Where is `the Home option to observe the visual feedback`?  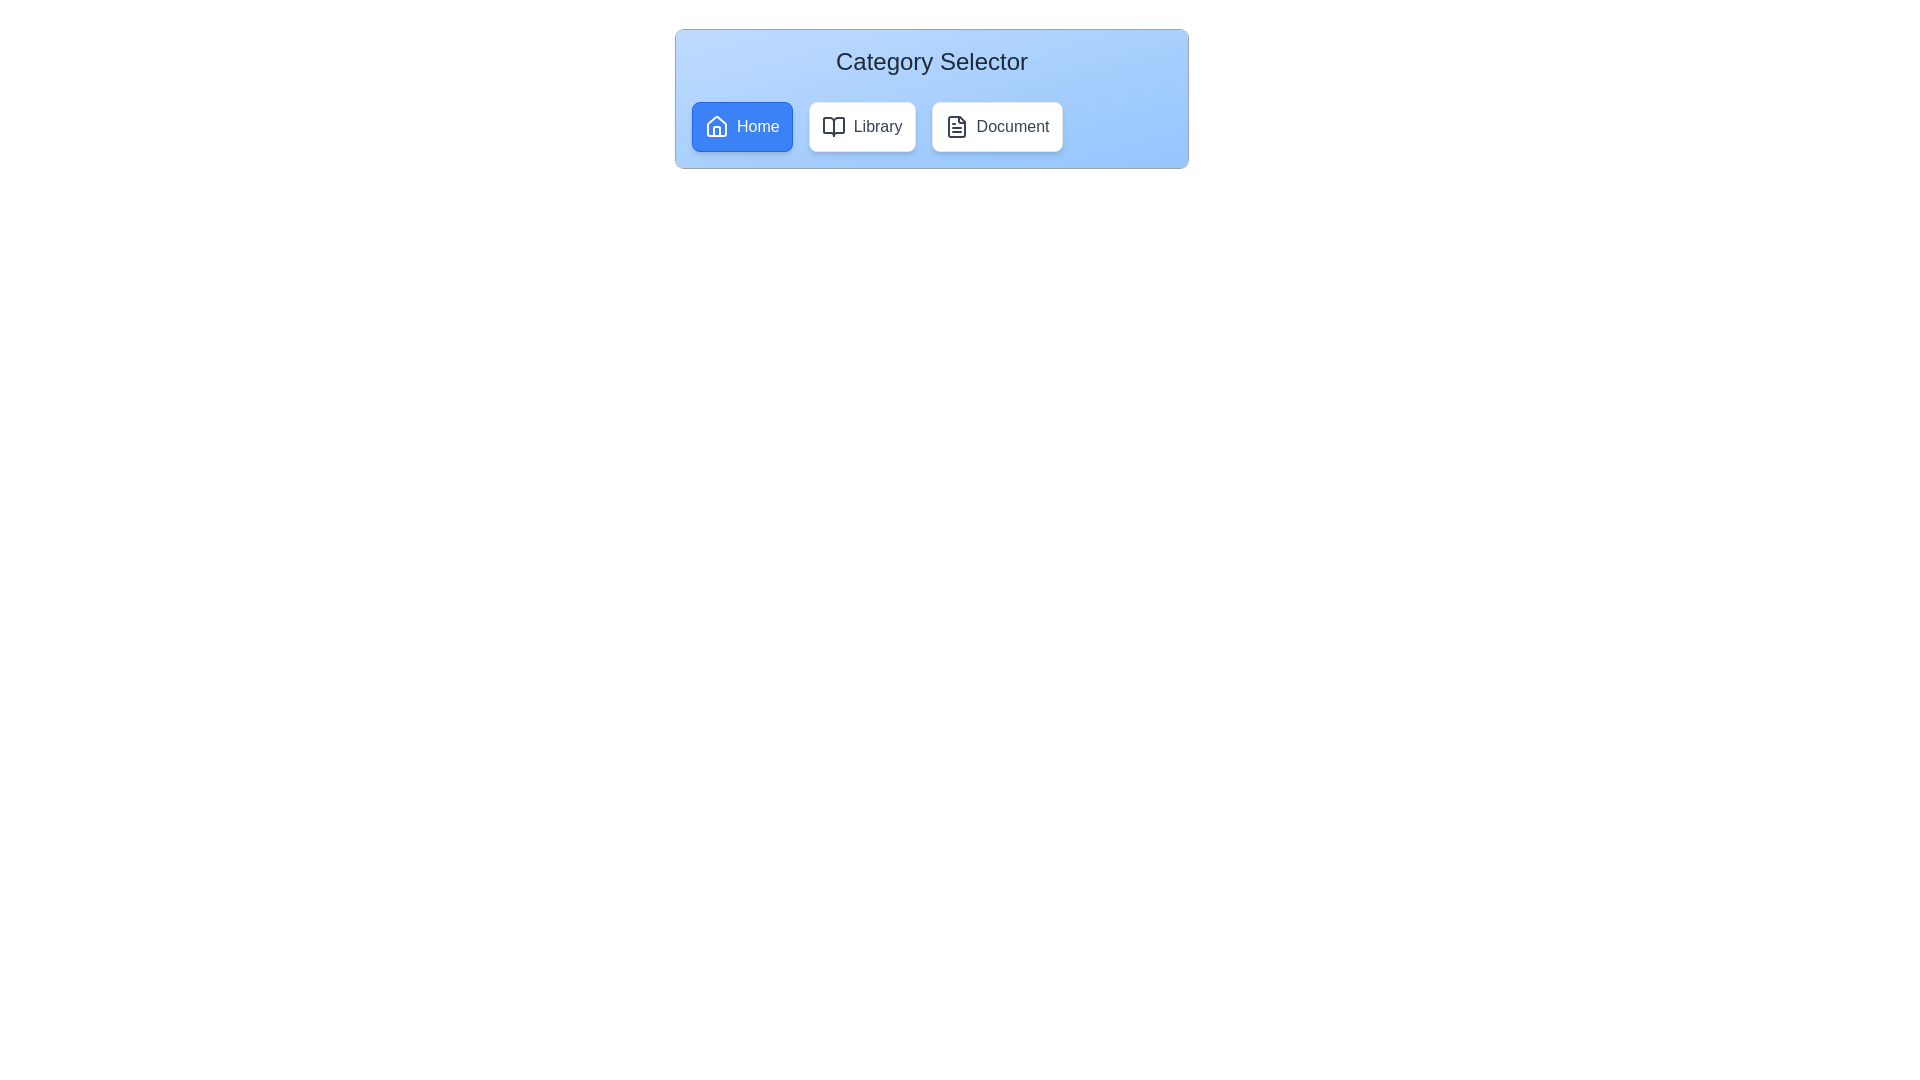
the Home option to observe the visual feedback is located at coordinates (741, 127).